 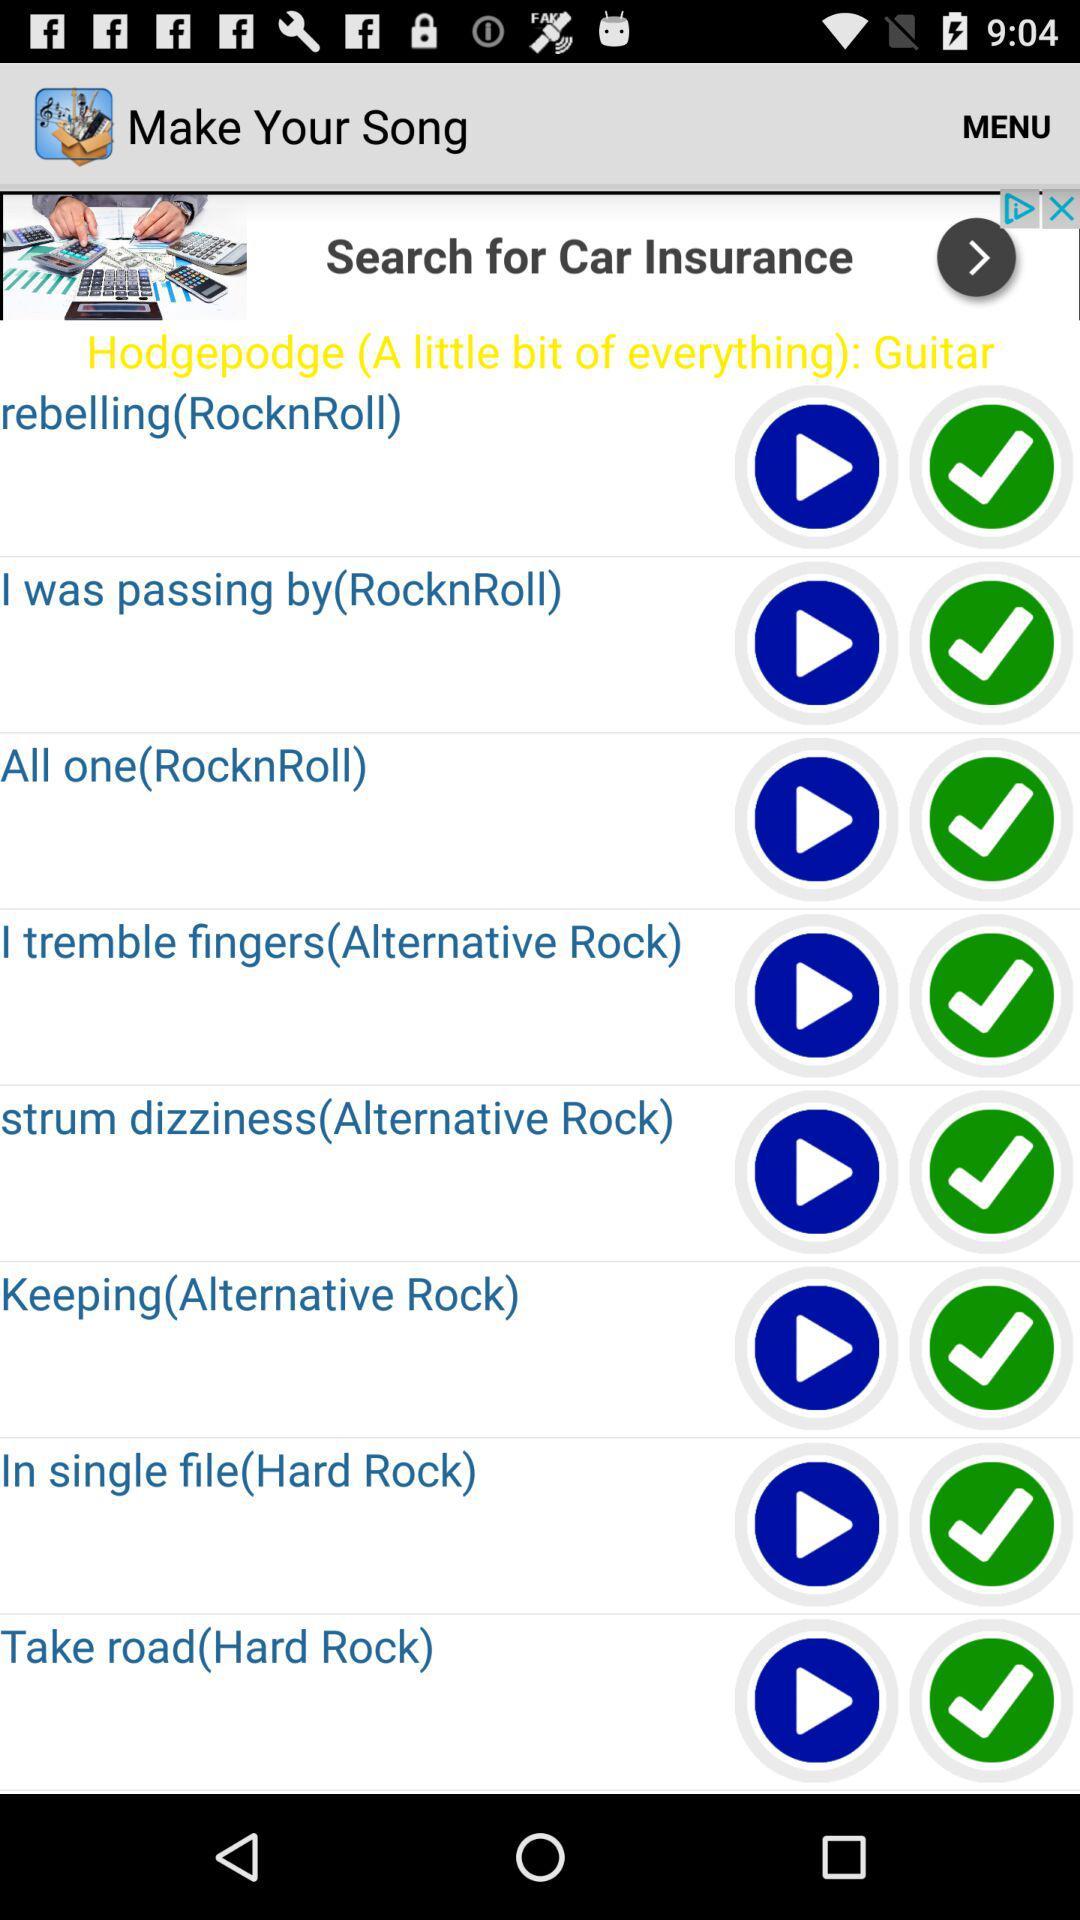 What do you see at coordinates (992, 1349) in the screenshot?
I see `play` at bounding box center [992, 1349].